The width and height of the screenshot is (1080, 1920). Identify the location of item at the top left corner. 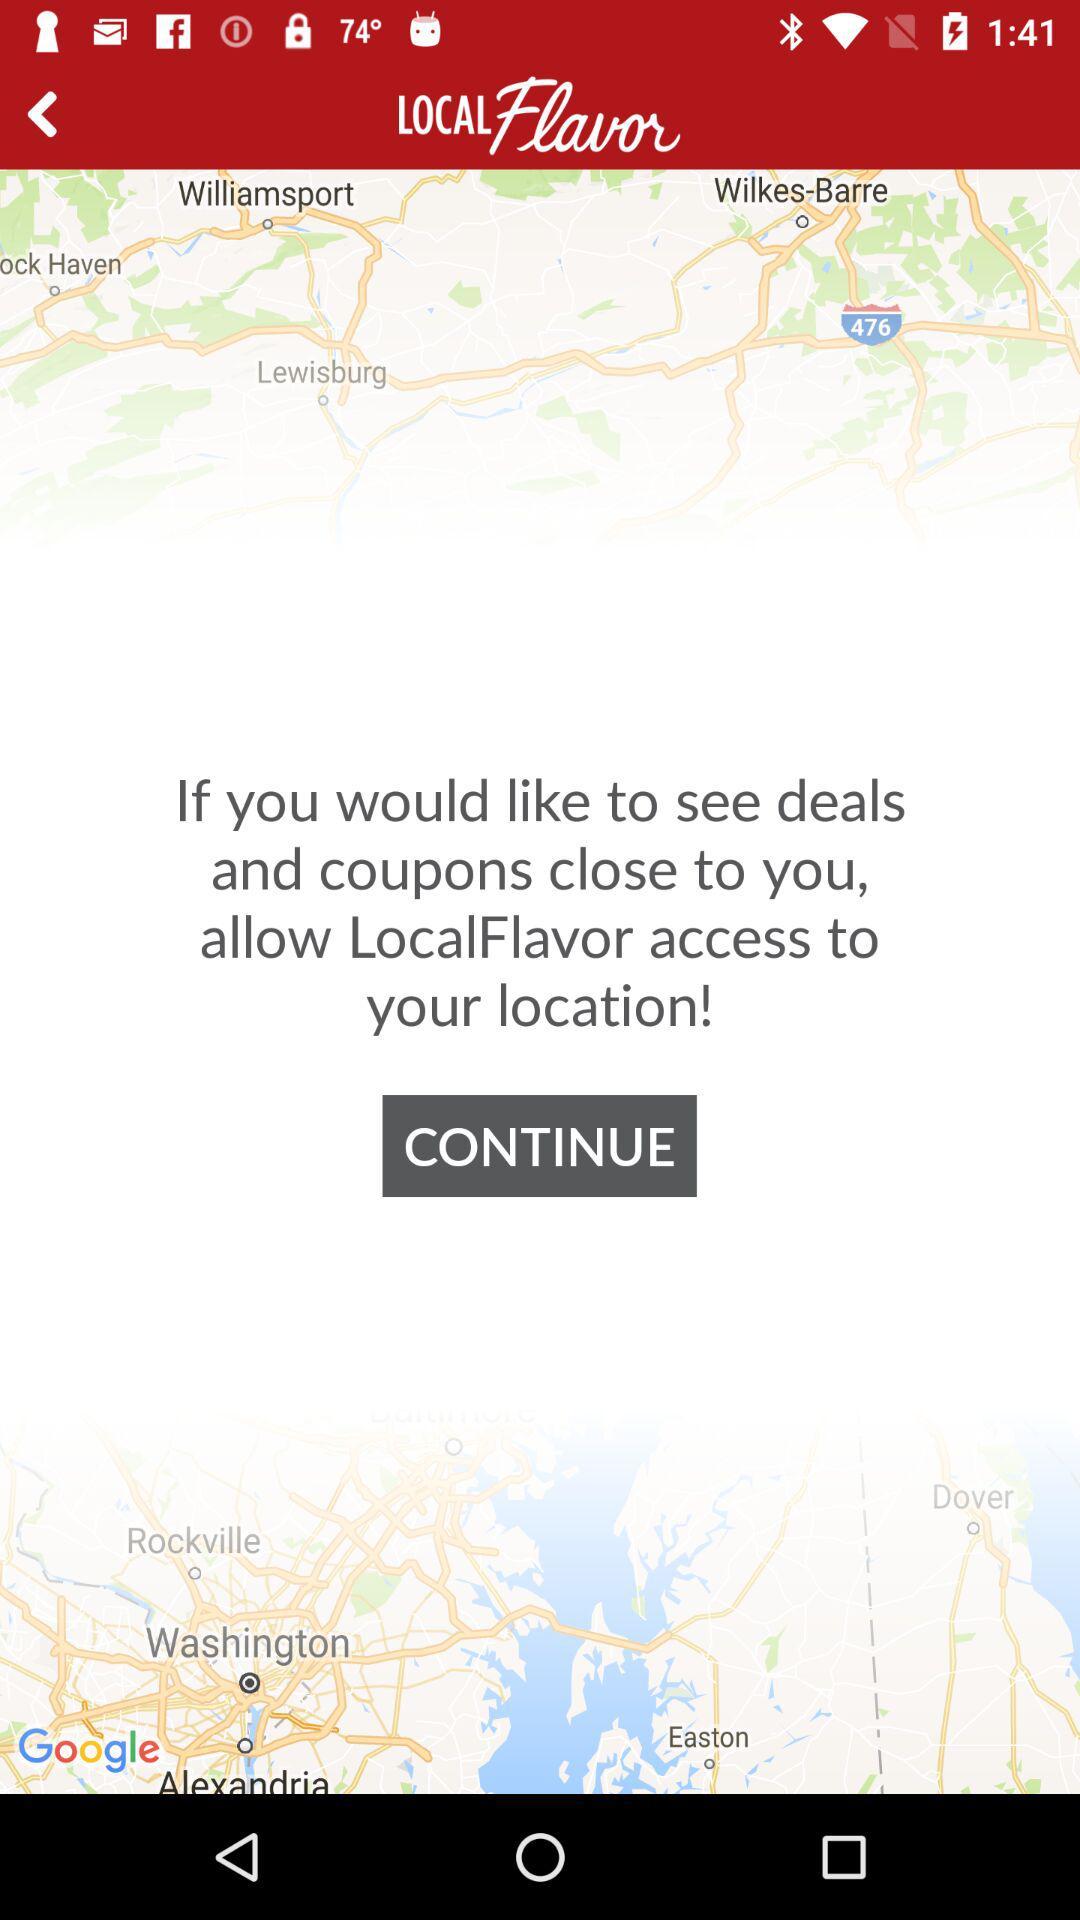
(48, 115).